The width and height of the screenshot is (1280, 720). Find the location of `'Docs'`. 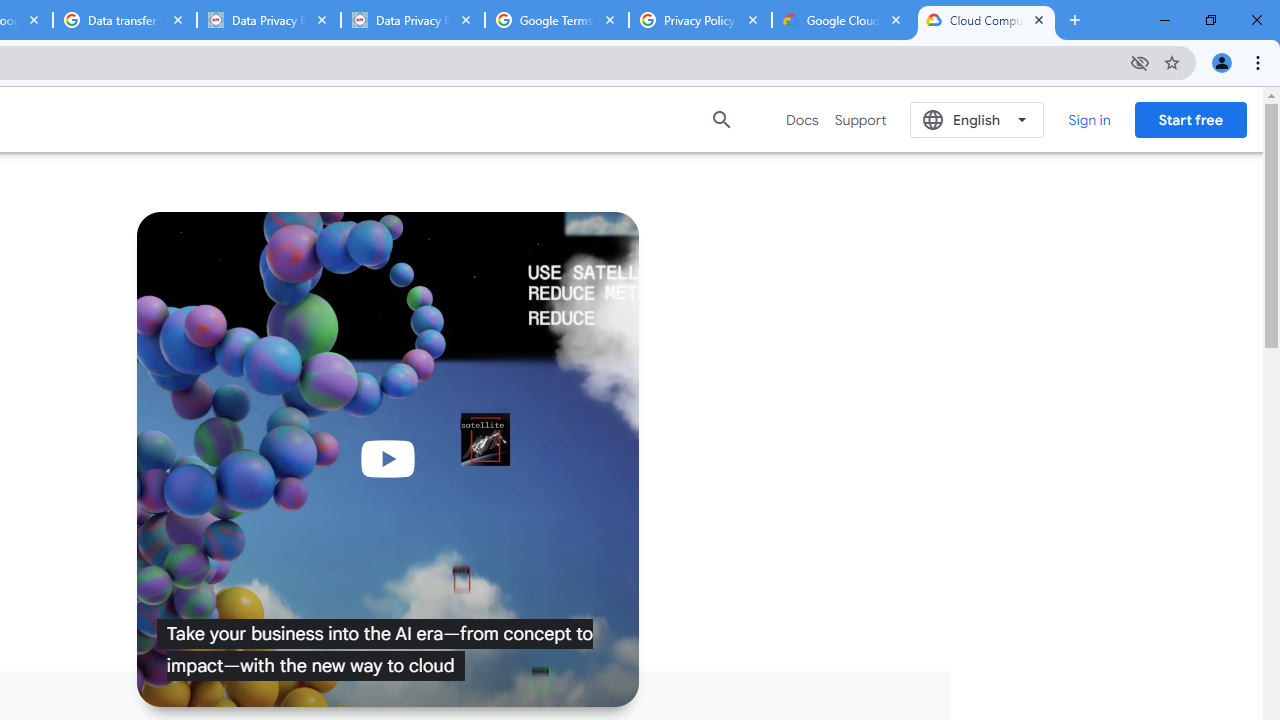

'Docs' is located at coordinates (802, 119).